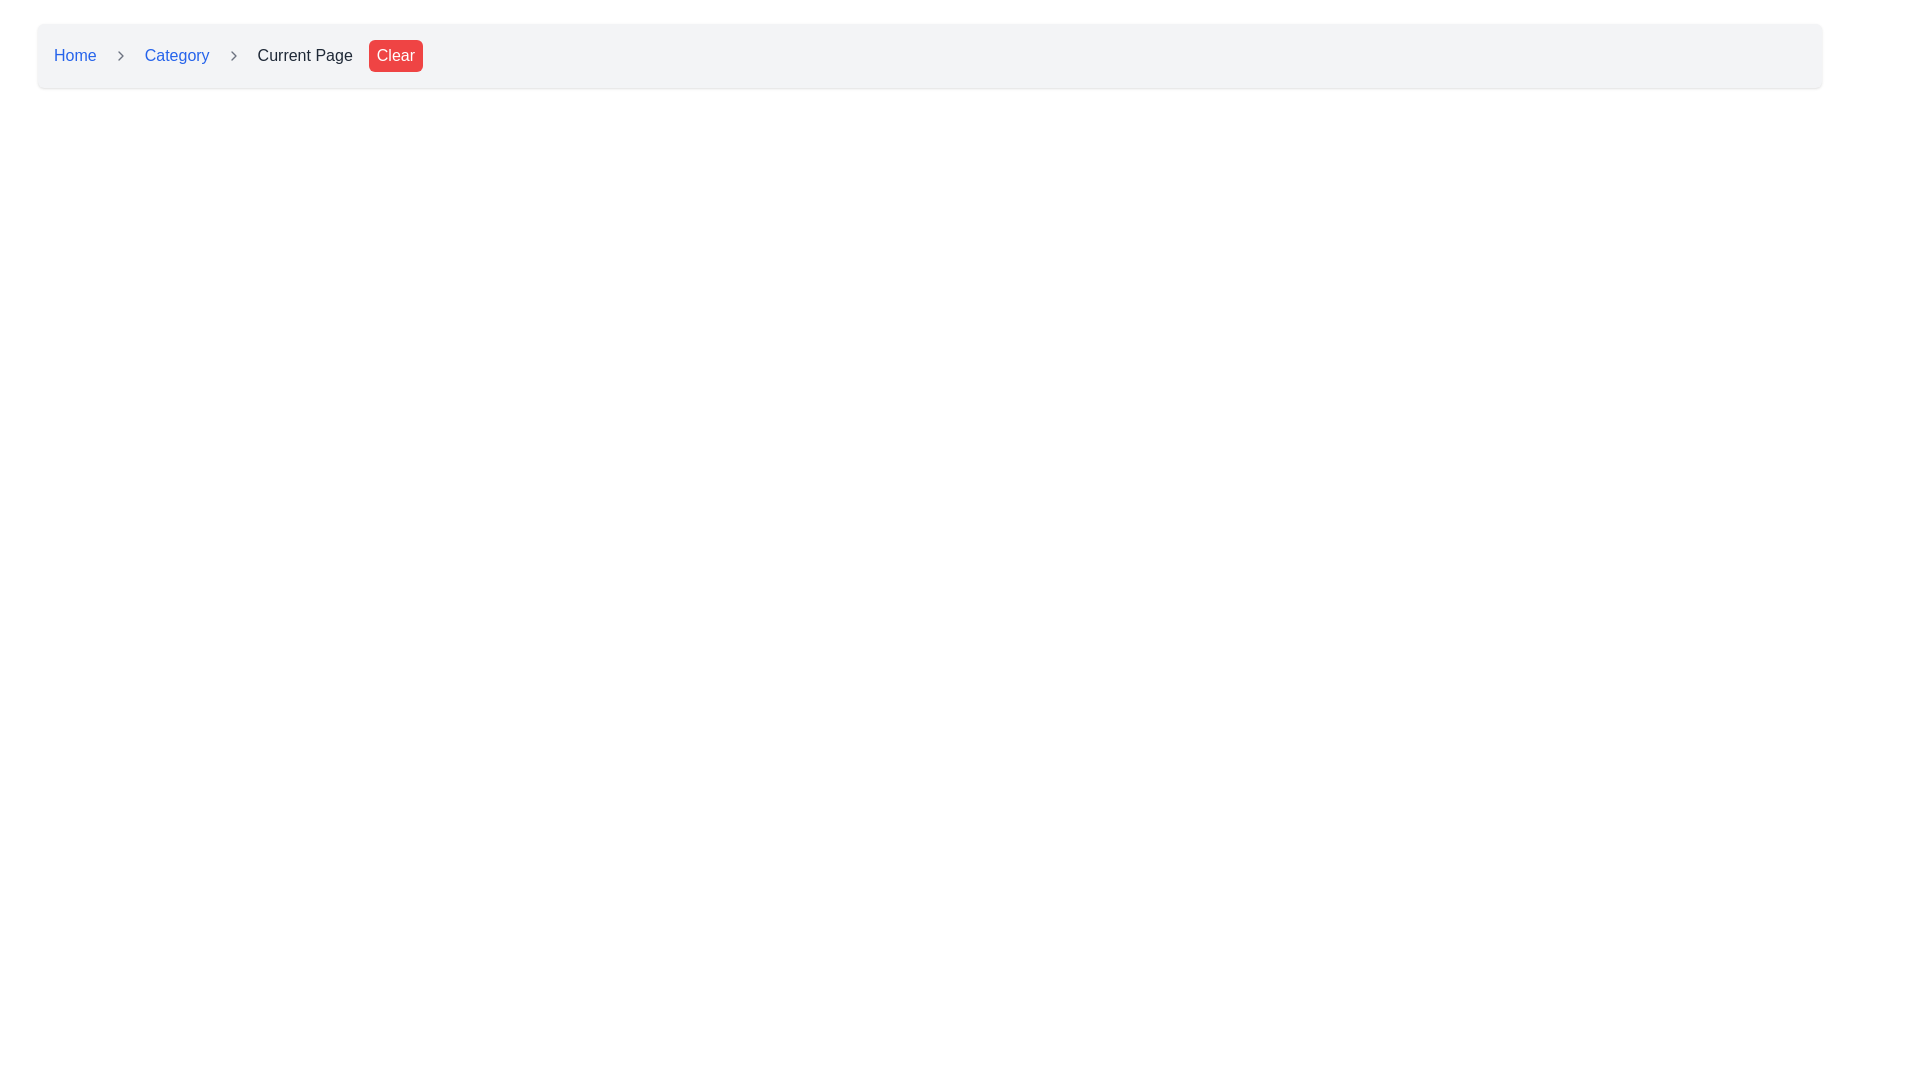 The image size is (1920, 1080). What do you see at coordinates (75, 55) in the screenshot?
I see `the 'Home' link in the breadcrumb navigation bar` at bounding box center [75, 55].